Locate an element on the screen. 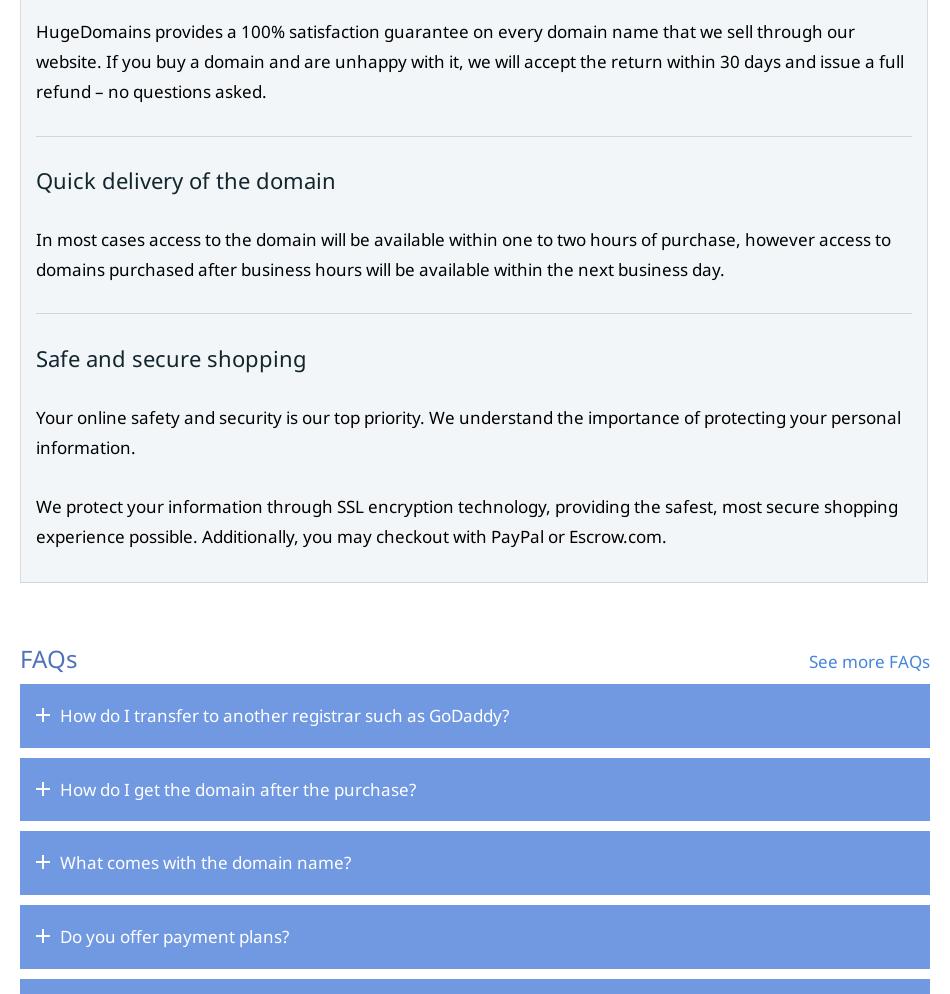 This screenshot has height=994, width=950. 'Your online safety and security is our top priority. We understand the importance of protecting your personal information.' is located at coordinates (467, 431).